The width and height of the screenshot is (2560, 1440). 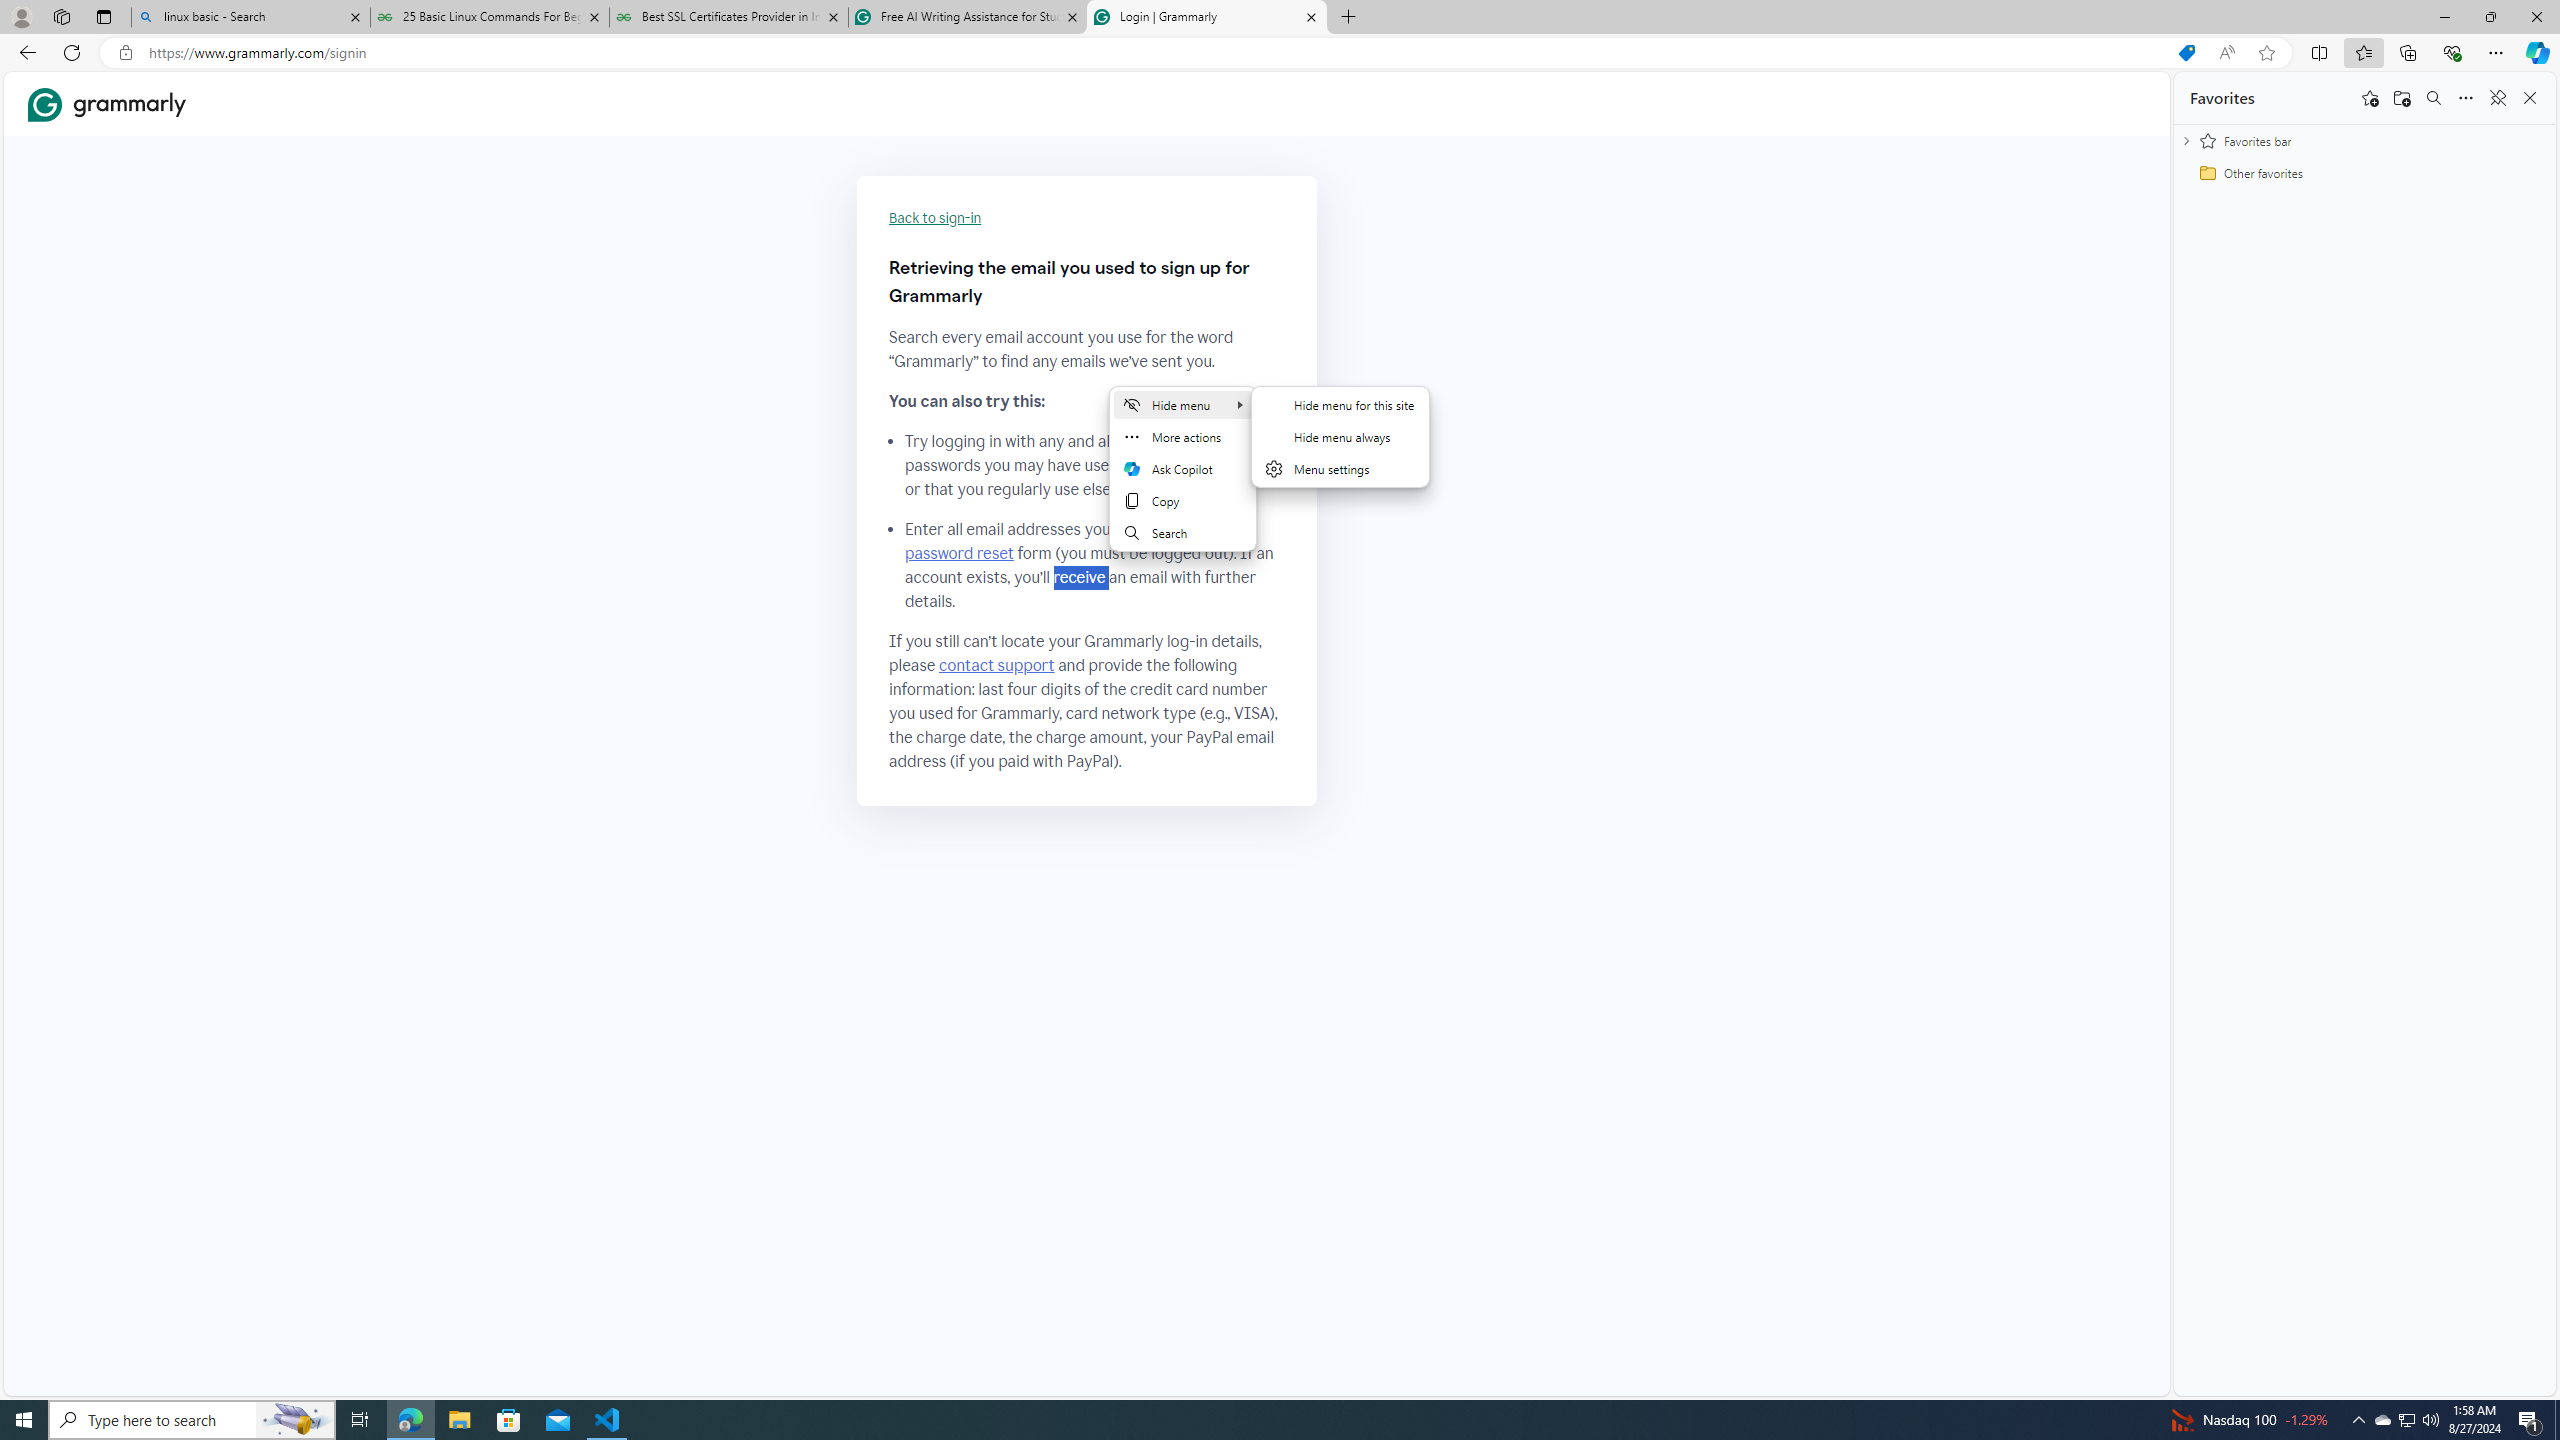 What do you see at coordinates (488, 16) in the screenshot?
I see `'25 Basic Linux Commands For Beginners - GeeksforGeeks'` at bounding box center [488, 16].